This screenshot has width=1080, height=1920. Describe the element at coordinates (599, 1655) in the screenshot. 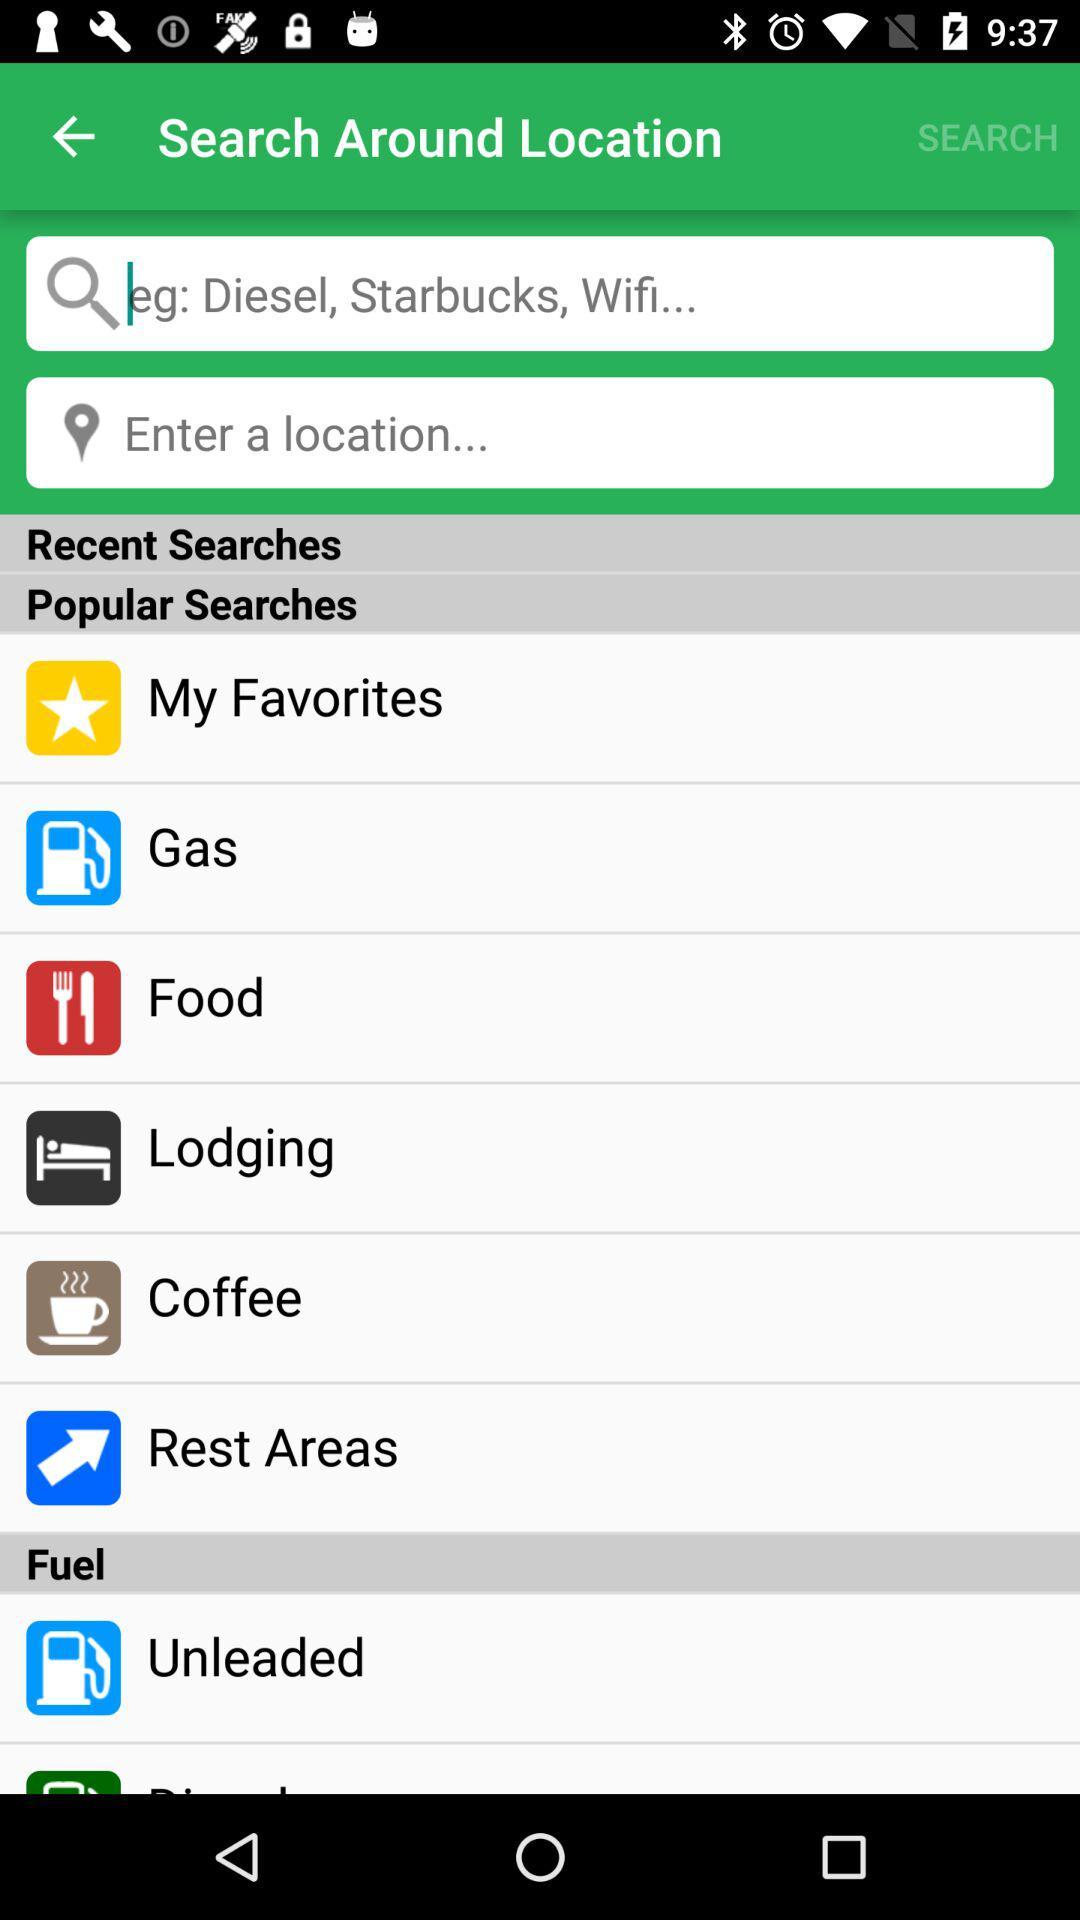

I see `icon below fuel` at that location.